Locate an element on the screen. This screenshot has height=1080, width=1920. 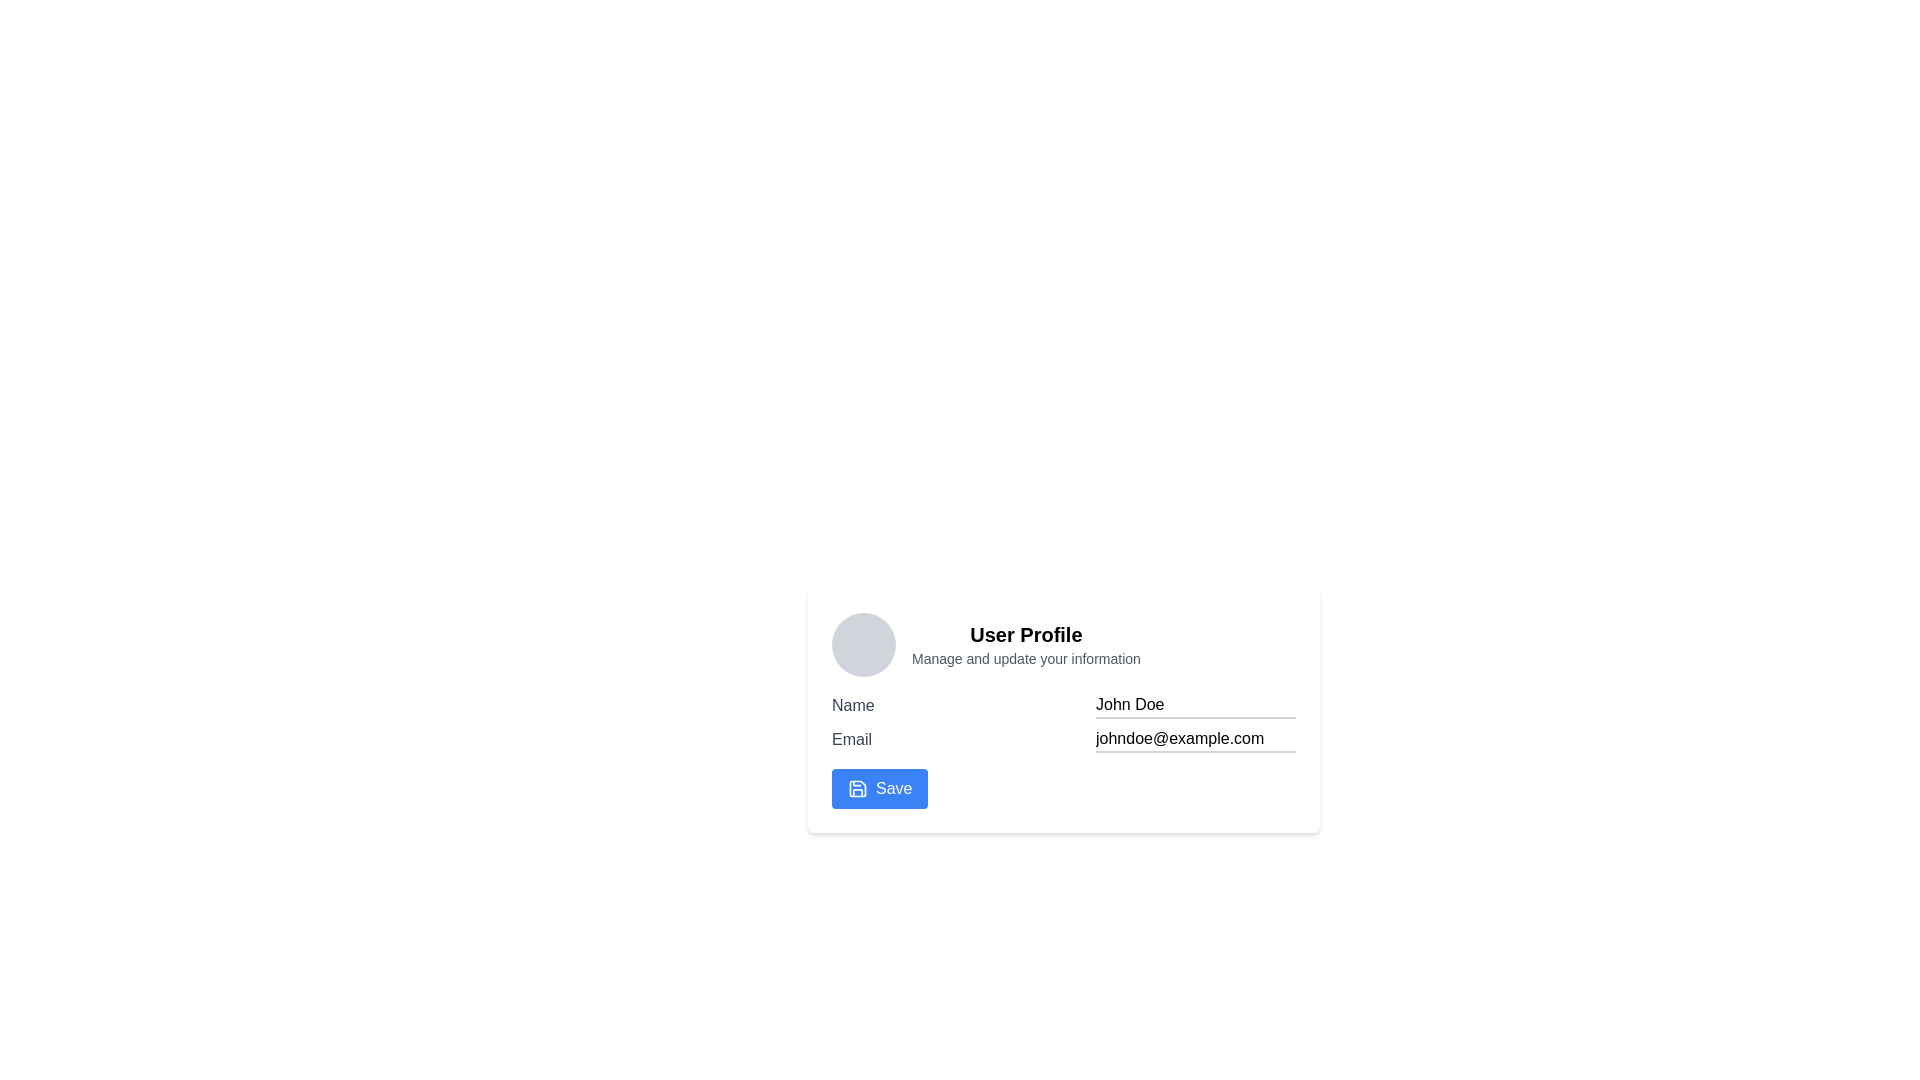
the static label text indicating the 'Name' input field, which is positioned above the text input field containing 'John Doe' is located at coordinates (853, 704).